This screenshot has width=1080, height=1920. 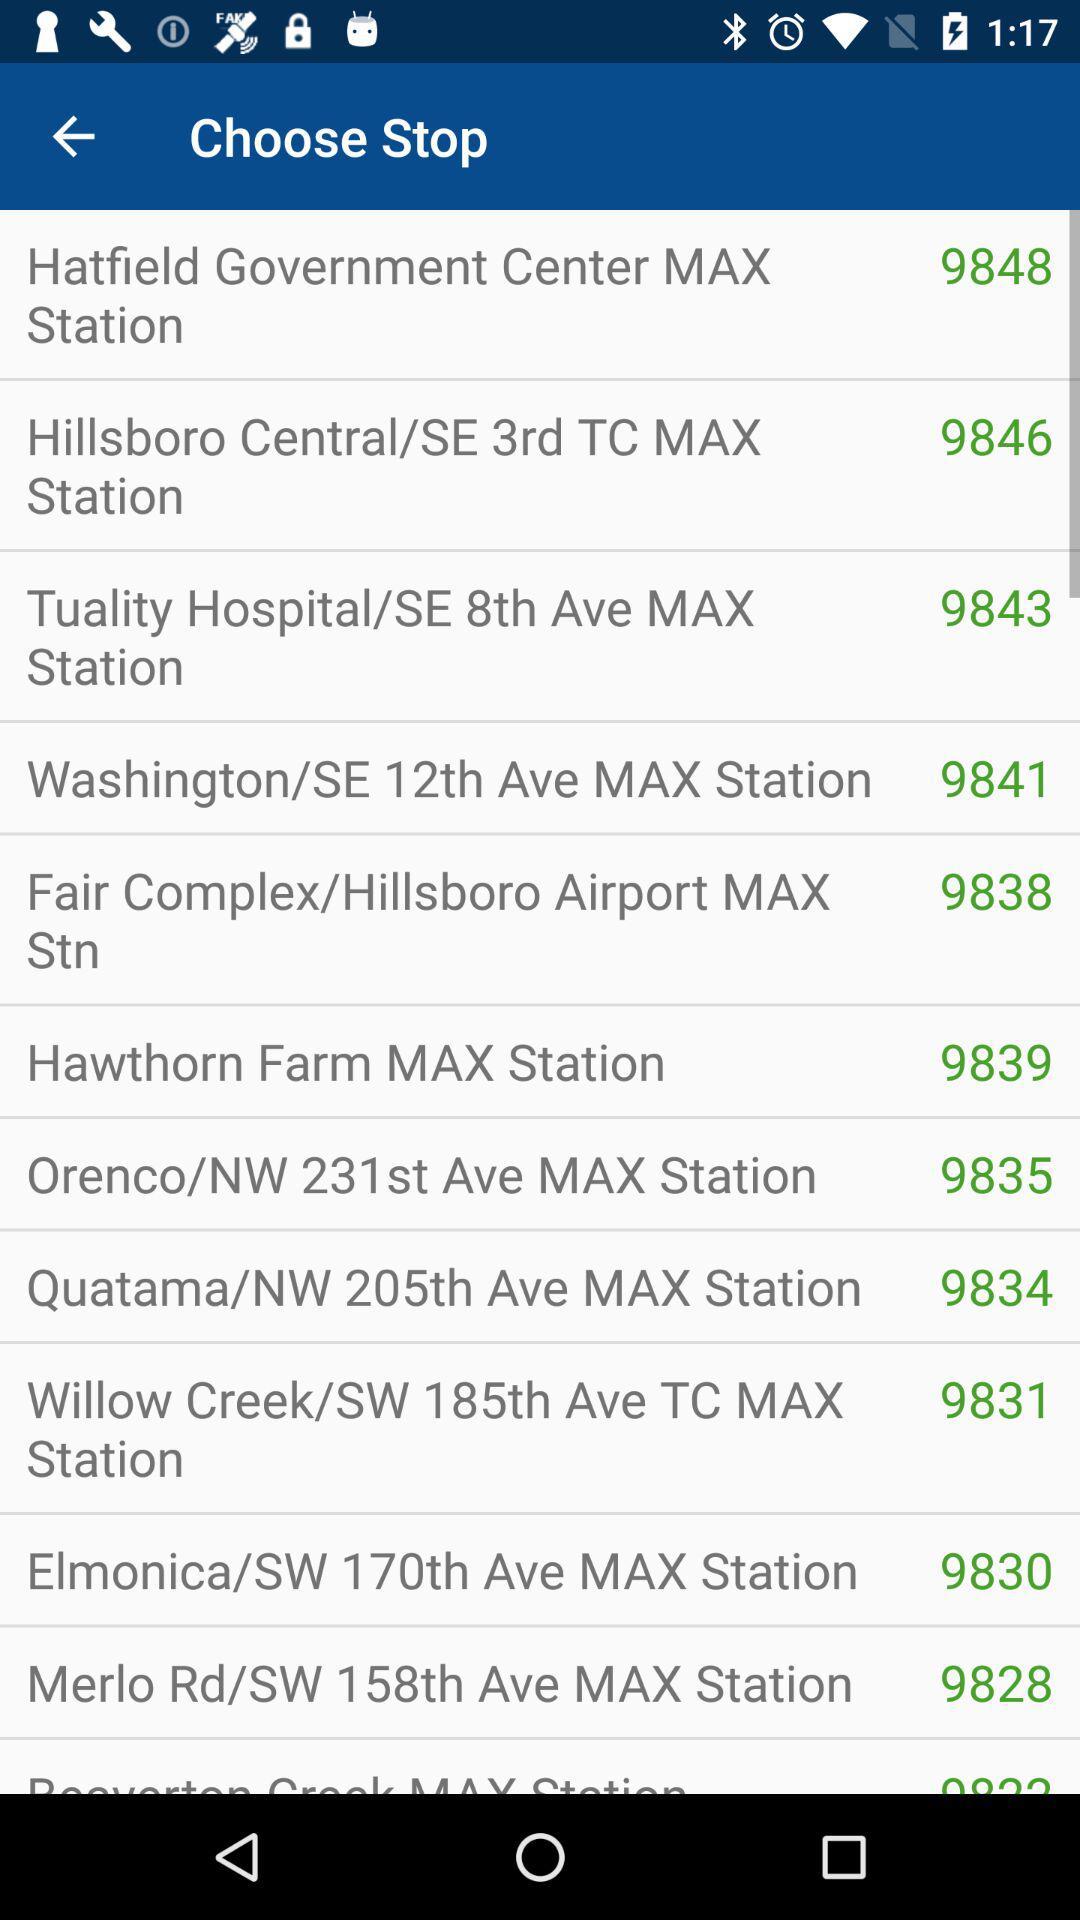 What do you see at coordinates (456, 1286) in the screenshot?
I see `icon below orenco nw 231st item` at bounding box center [456, 1286].